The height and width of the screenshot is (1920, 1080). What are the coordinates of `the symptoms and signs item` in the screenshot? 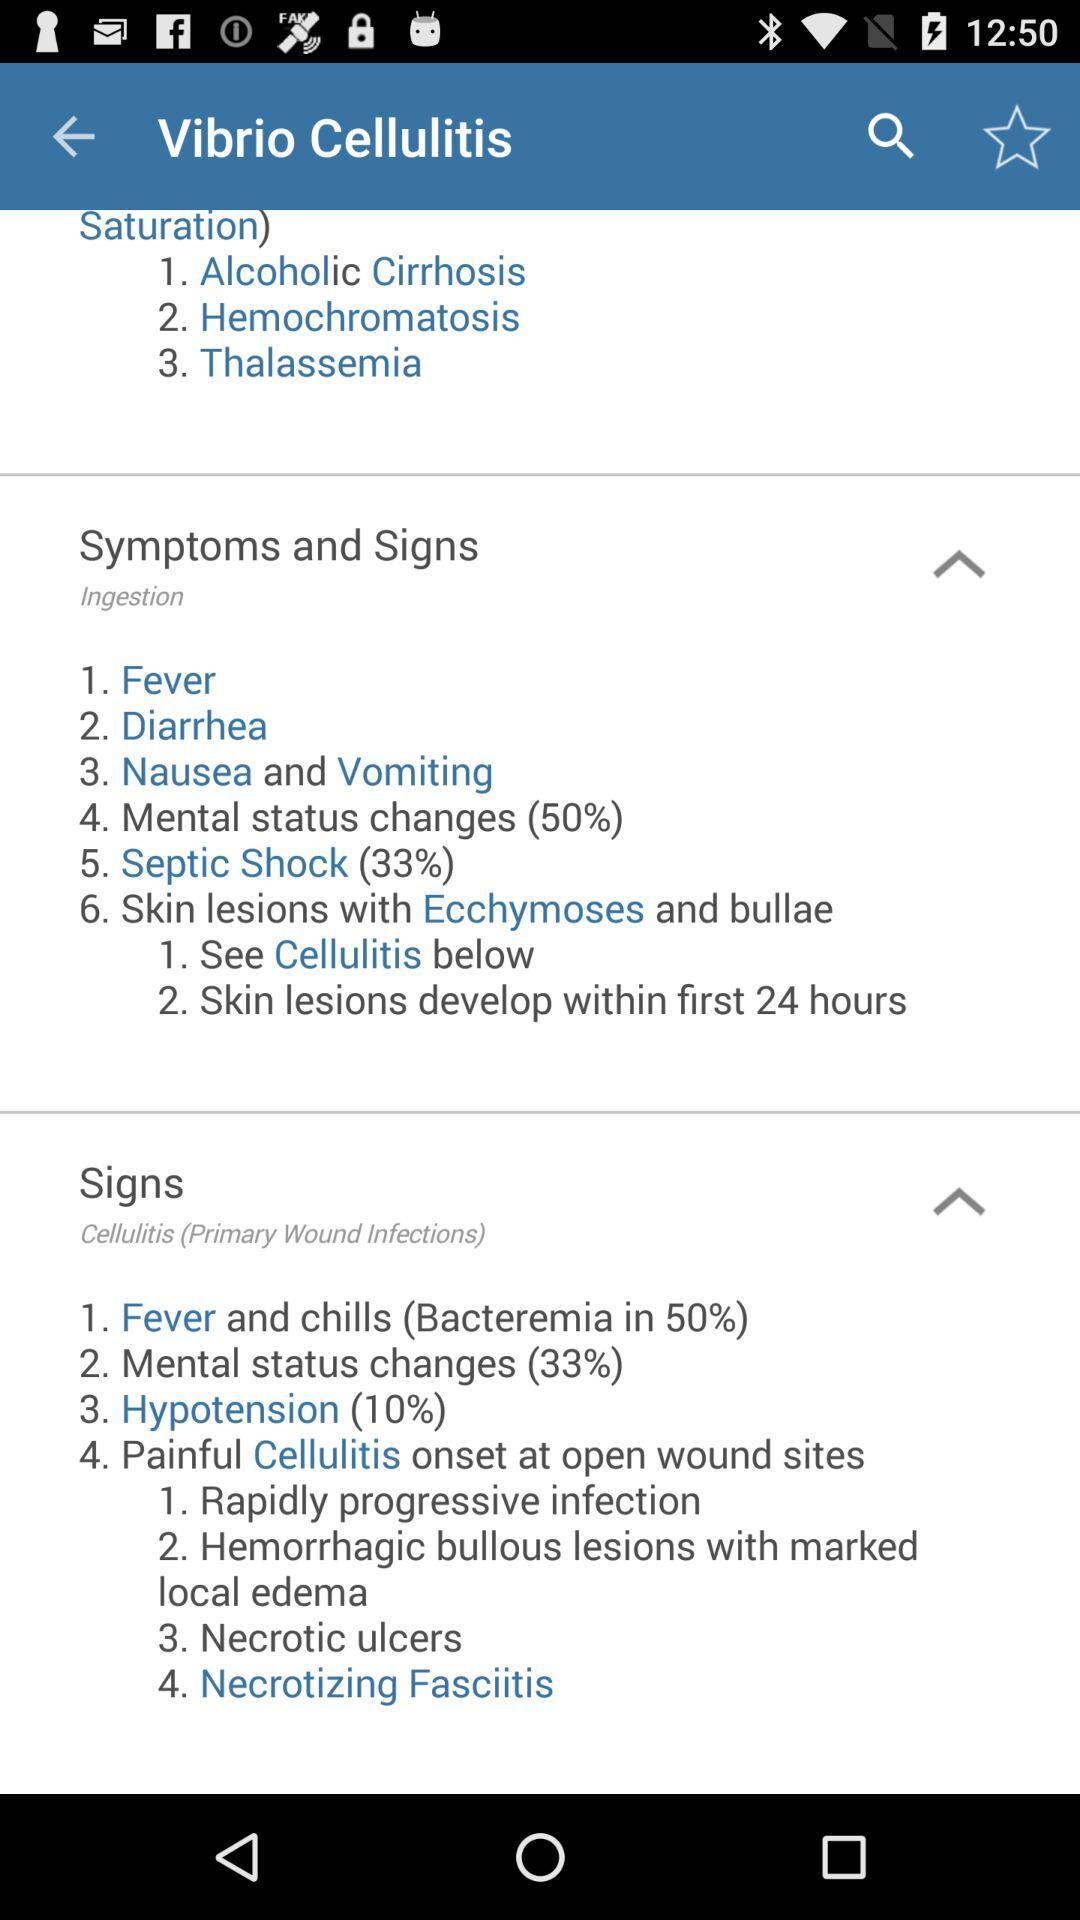 It's located at (458, 563).